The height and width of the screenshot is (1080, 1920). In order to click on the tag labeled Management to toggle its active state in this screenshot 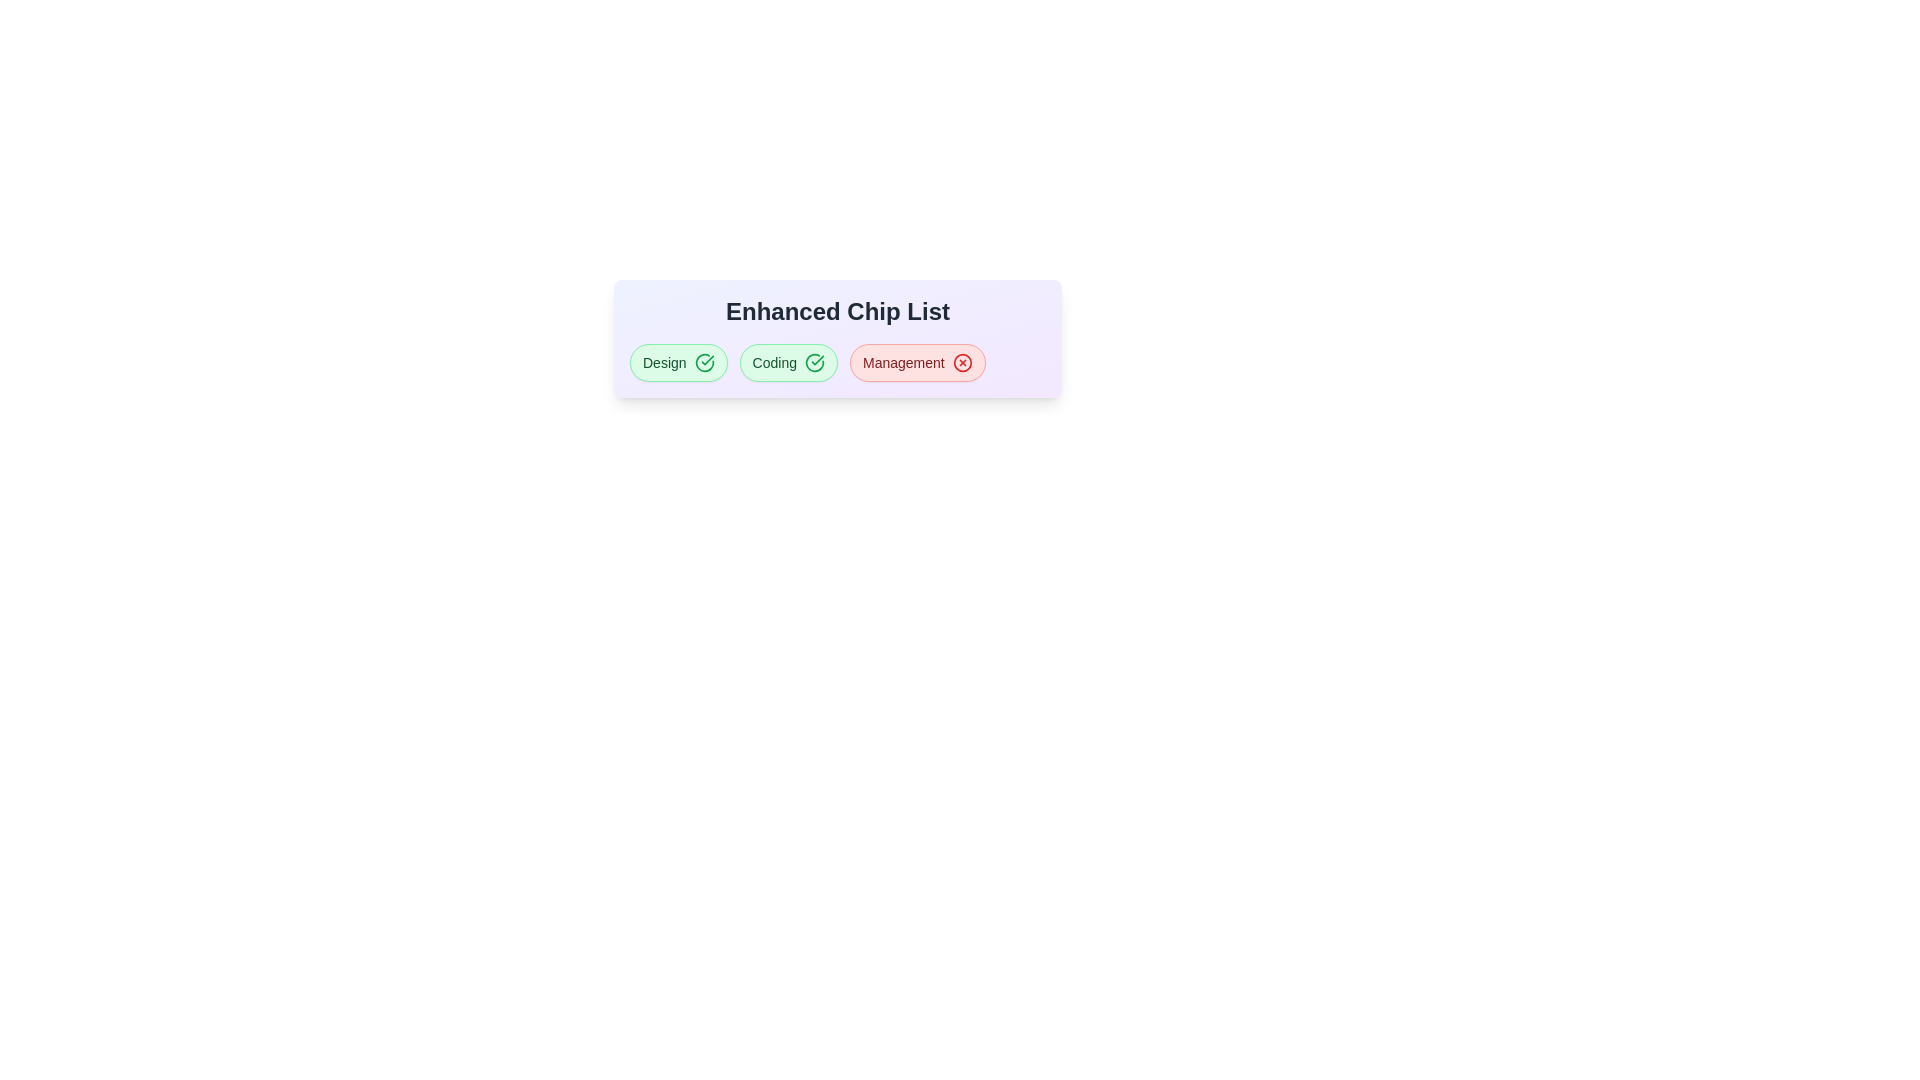, I will do `click(916, 362)`.